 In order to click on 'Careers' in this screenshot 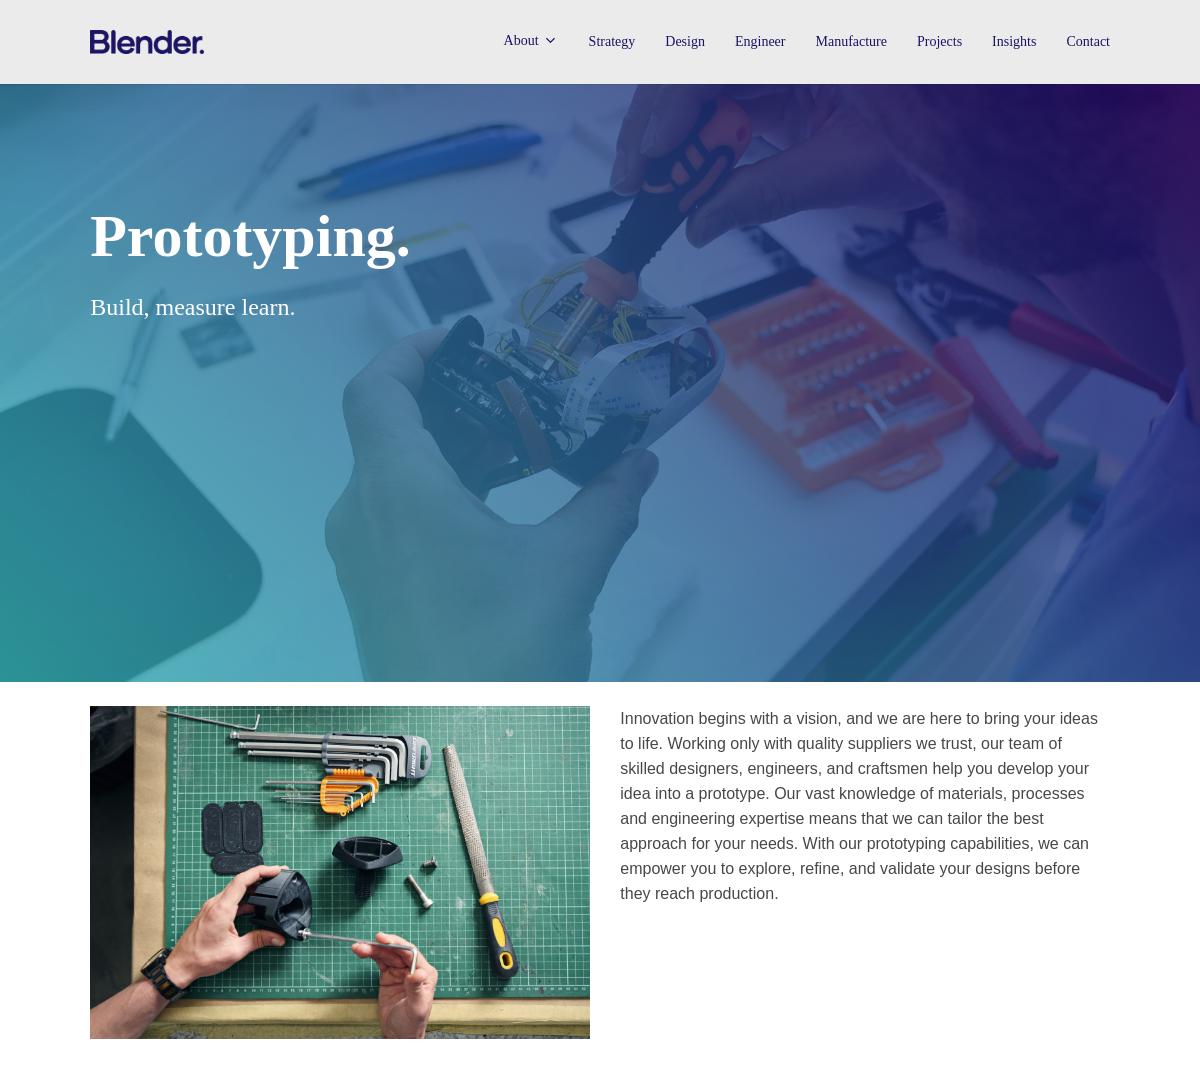, I will do `click(534, 197)`.